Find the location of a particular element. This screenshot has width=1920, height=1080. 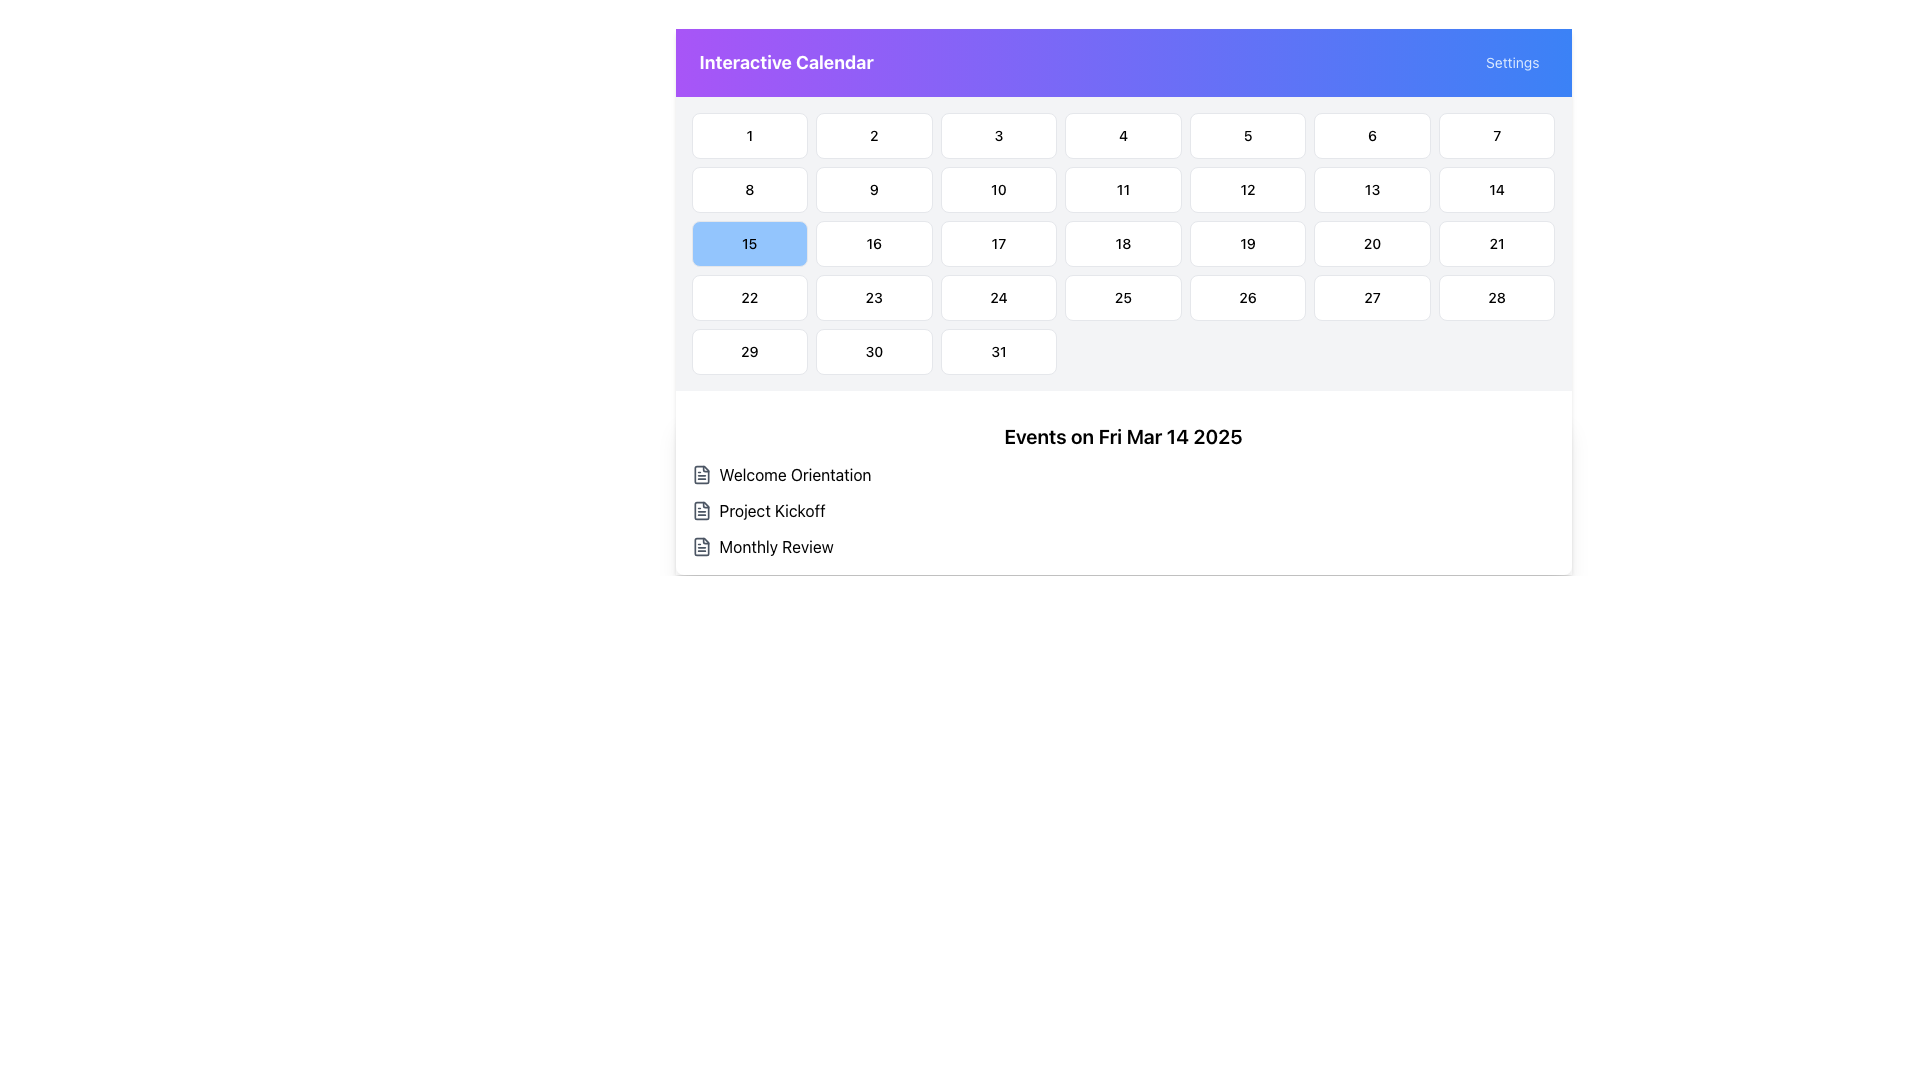

the Date cell representing the 22nd day in the interactive calendar is located at coordinates (748, 297).